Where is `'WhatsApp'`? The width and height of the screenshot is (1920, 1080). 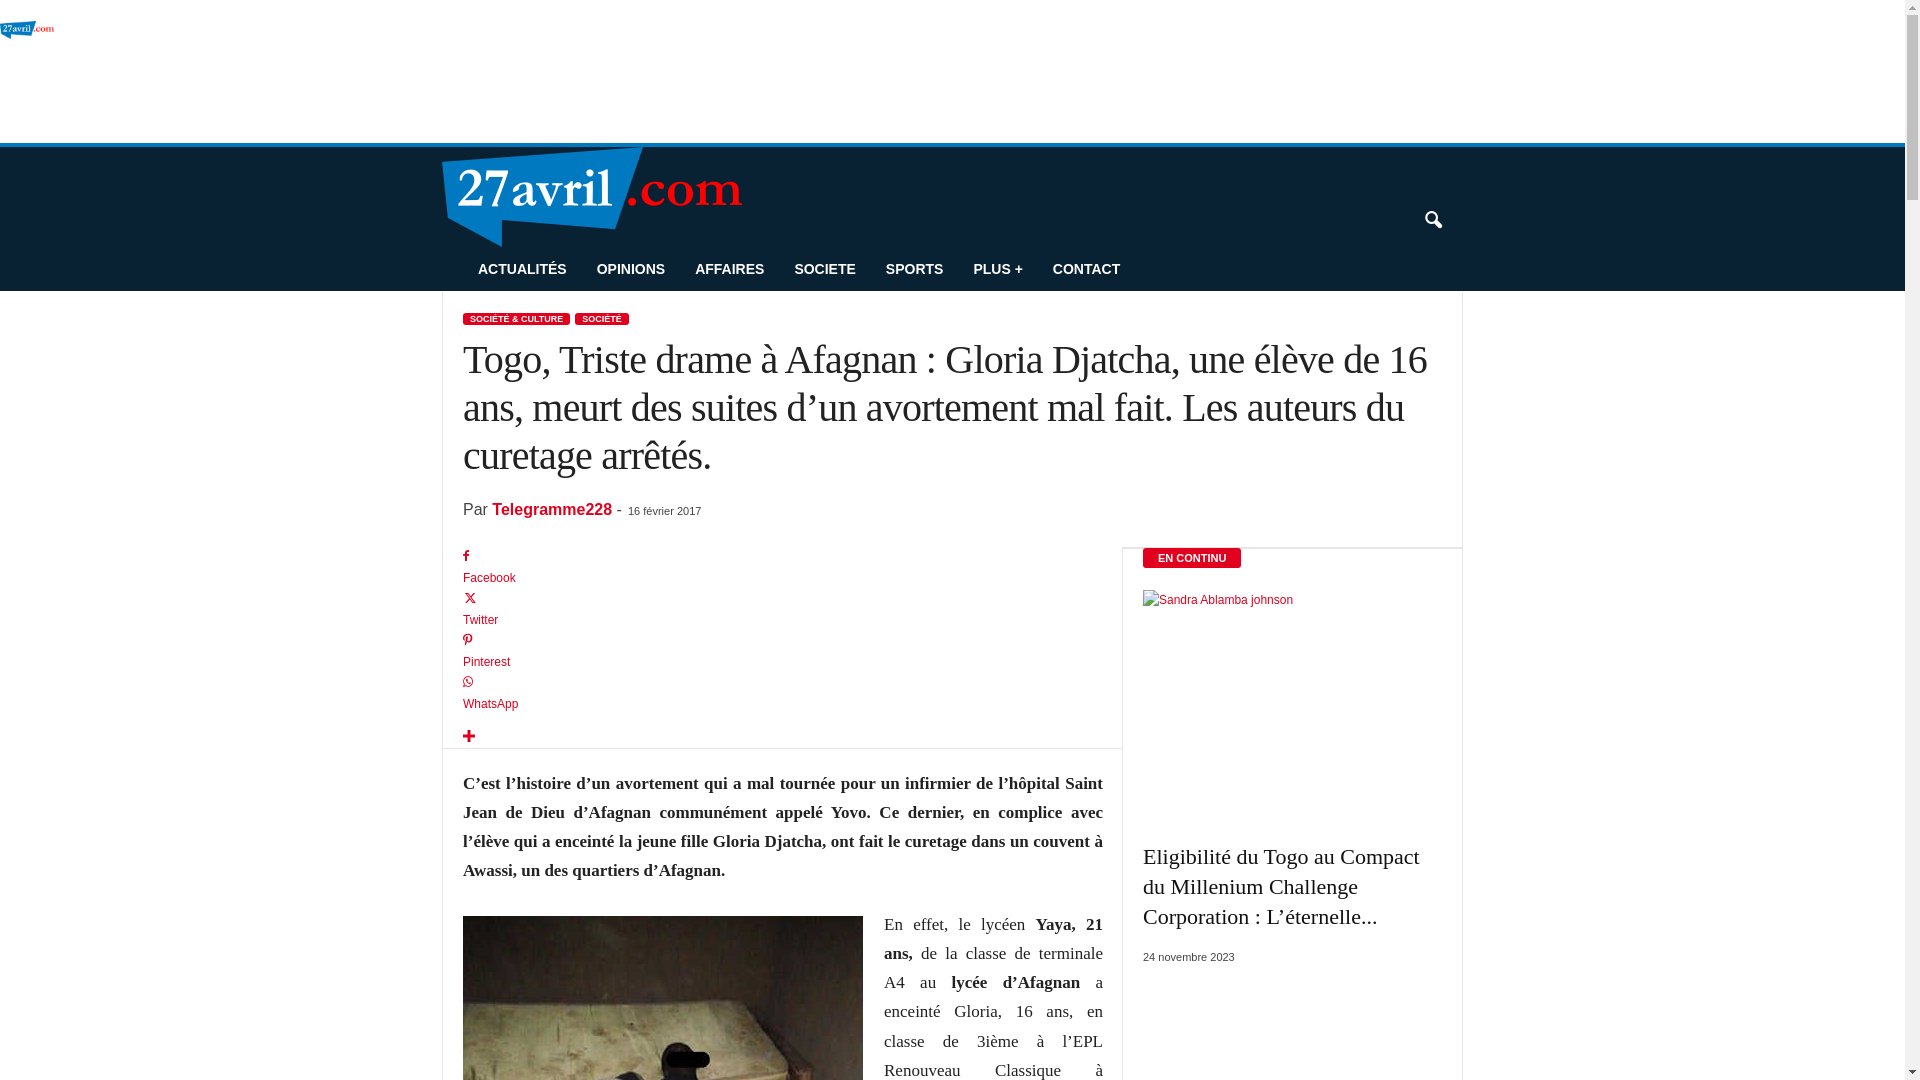 'WhatsApp' is located at coordinates (461, 693).